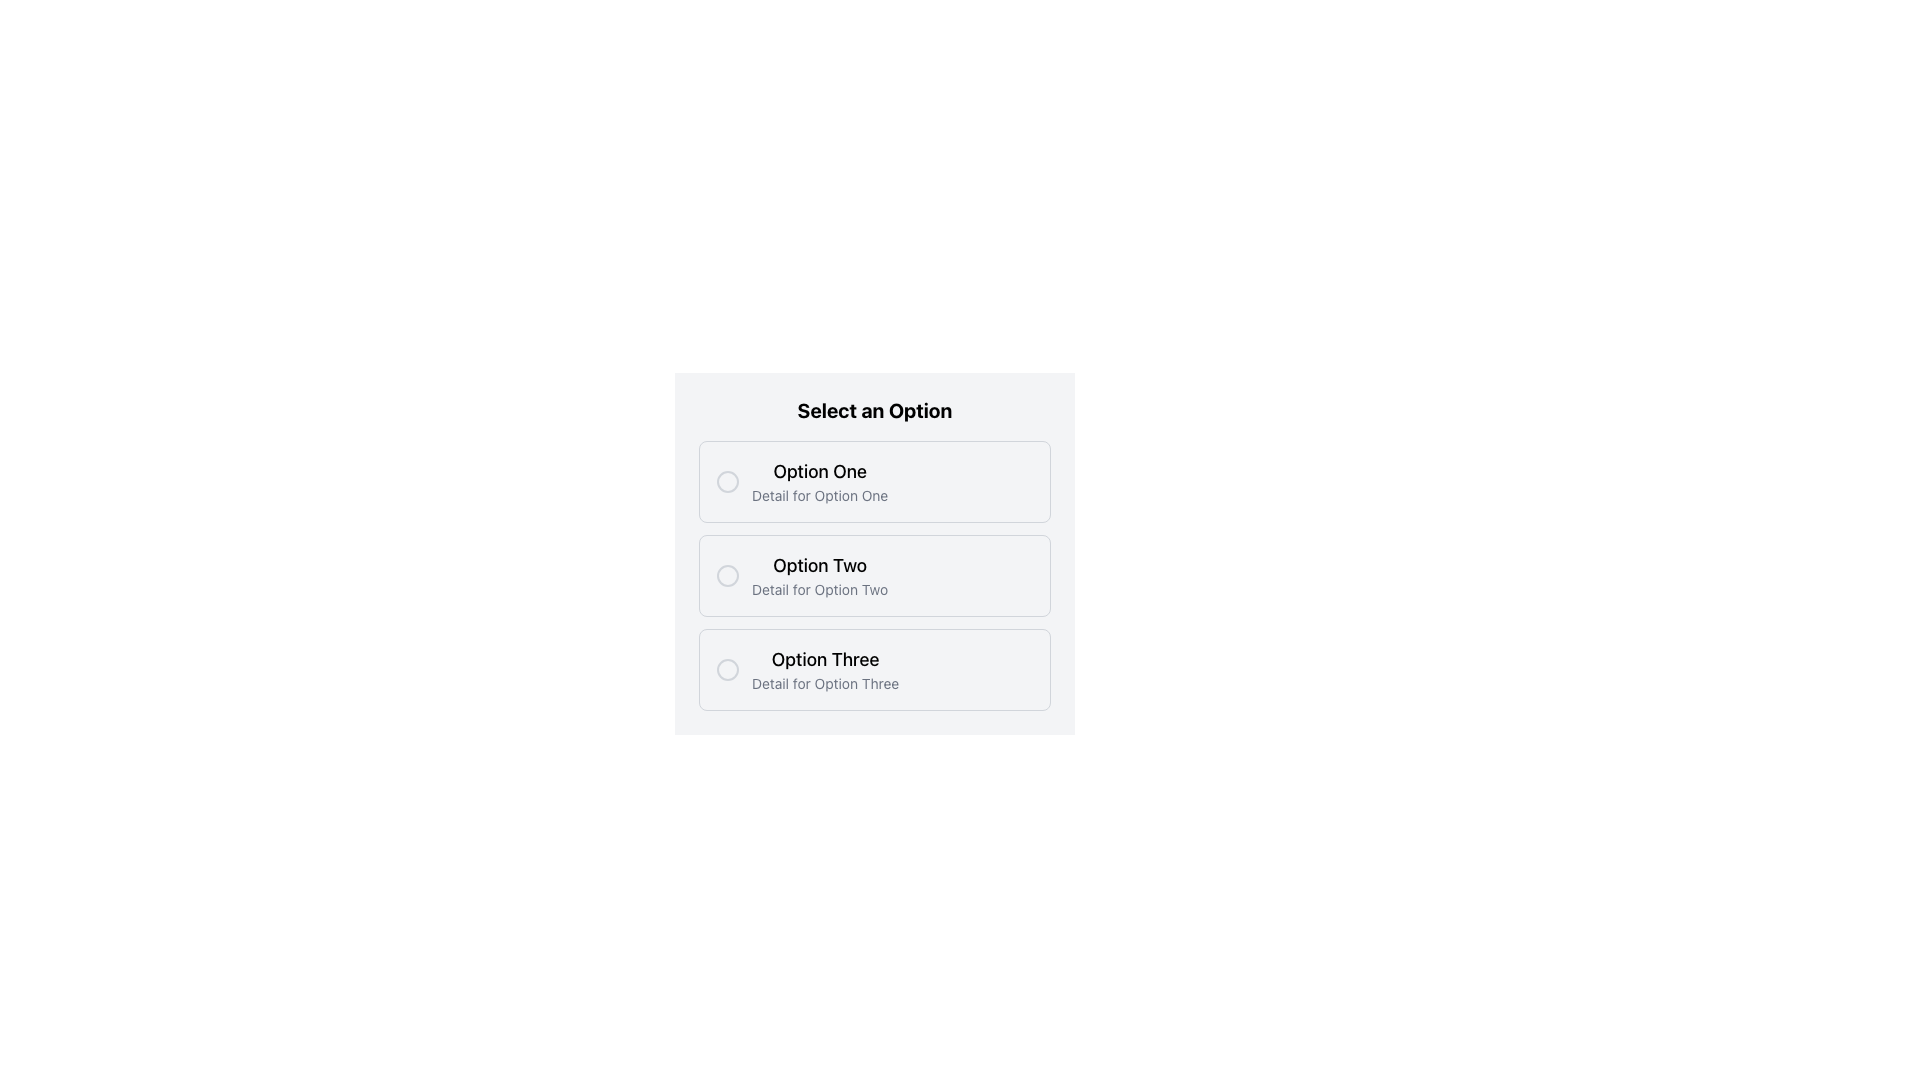 The height and width of the screenshot is (1080, 1920). Describe the element at coordinates (820, 471) in the screenshot. I see `the title text label for the first option in the selectable list that identifies the choice, which is located above the descriptive text 'Detail for Option One'` at that location.